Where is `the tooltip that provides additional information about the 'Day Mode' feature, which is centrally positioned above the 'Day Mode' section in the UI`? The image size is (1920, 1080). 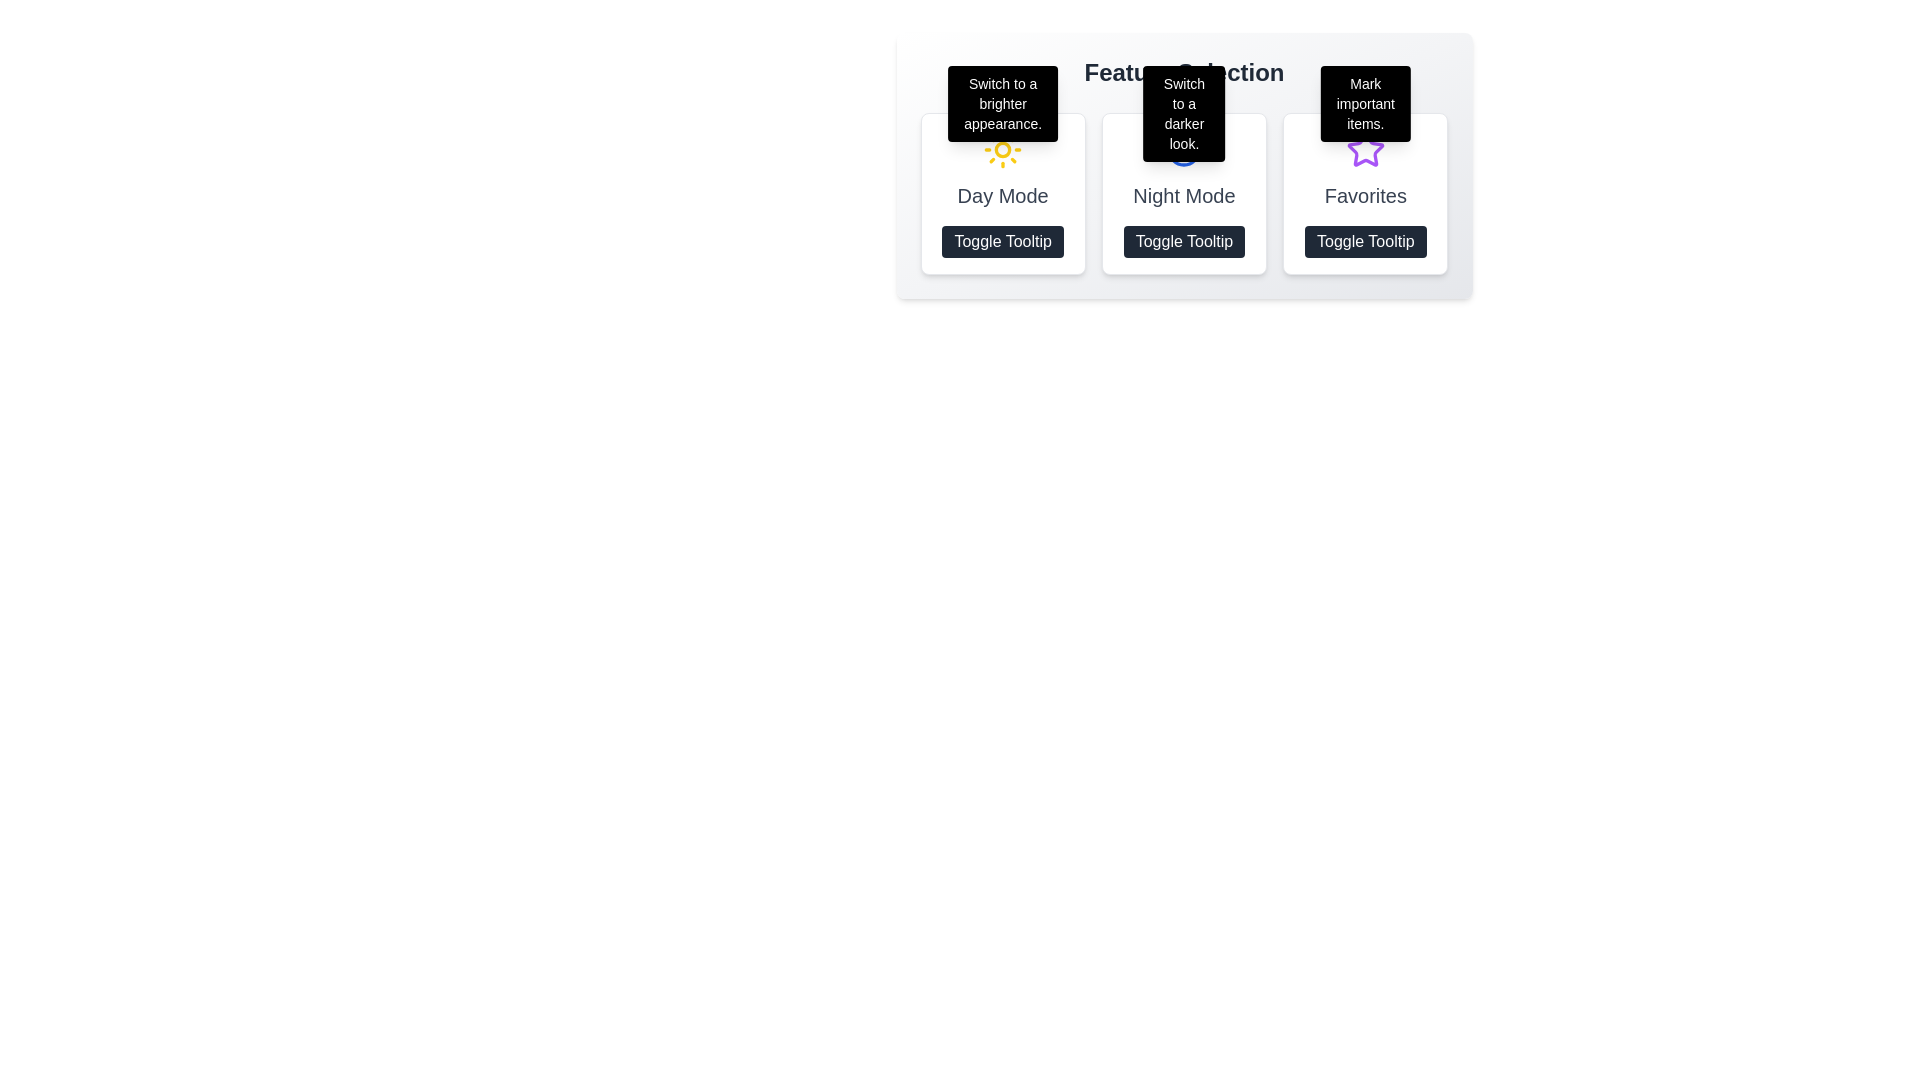 the tooltip that provides additional information about the 'Day Mode' feature, which is centrally positioned above the 'Day Mode' section in the UI is located at coordinates (1003, 104).